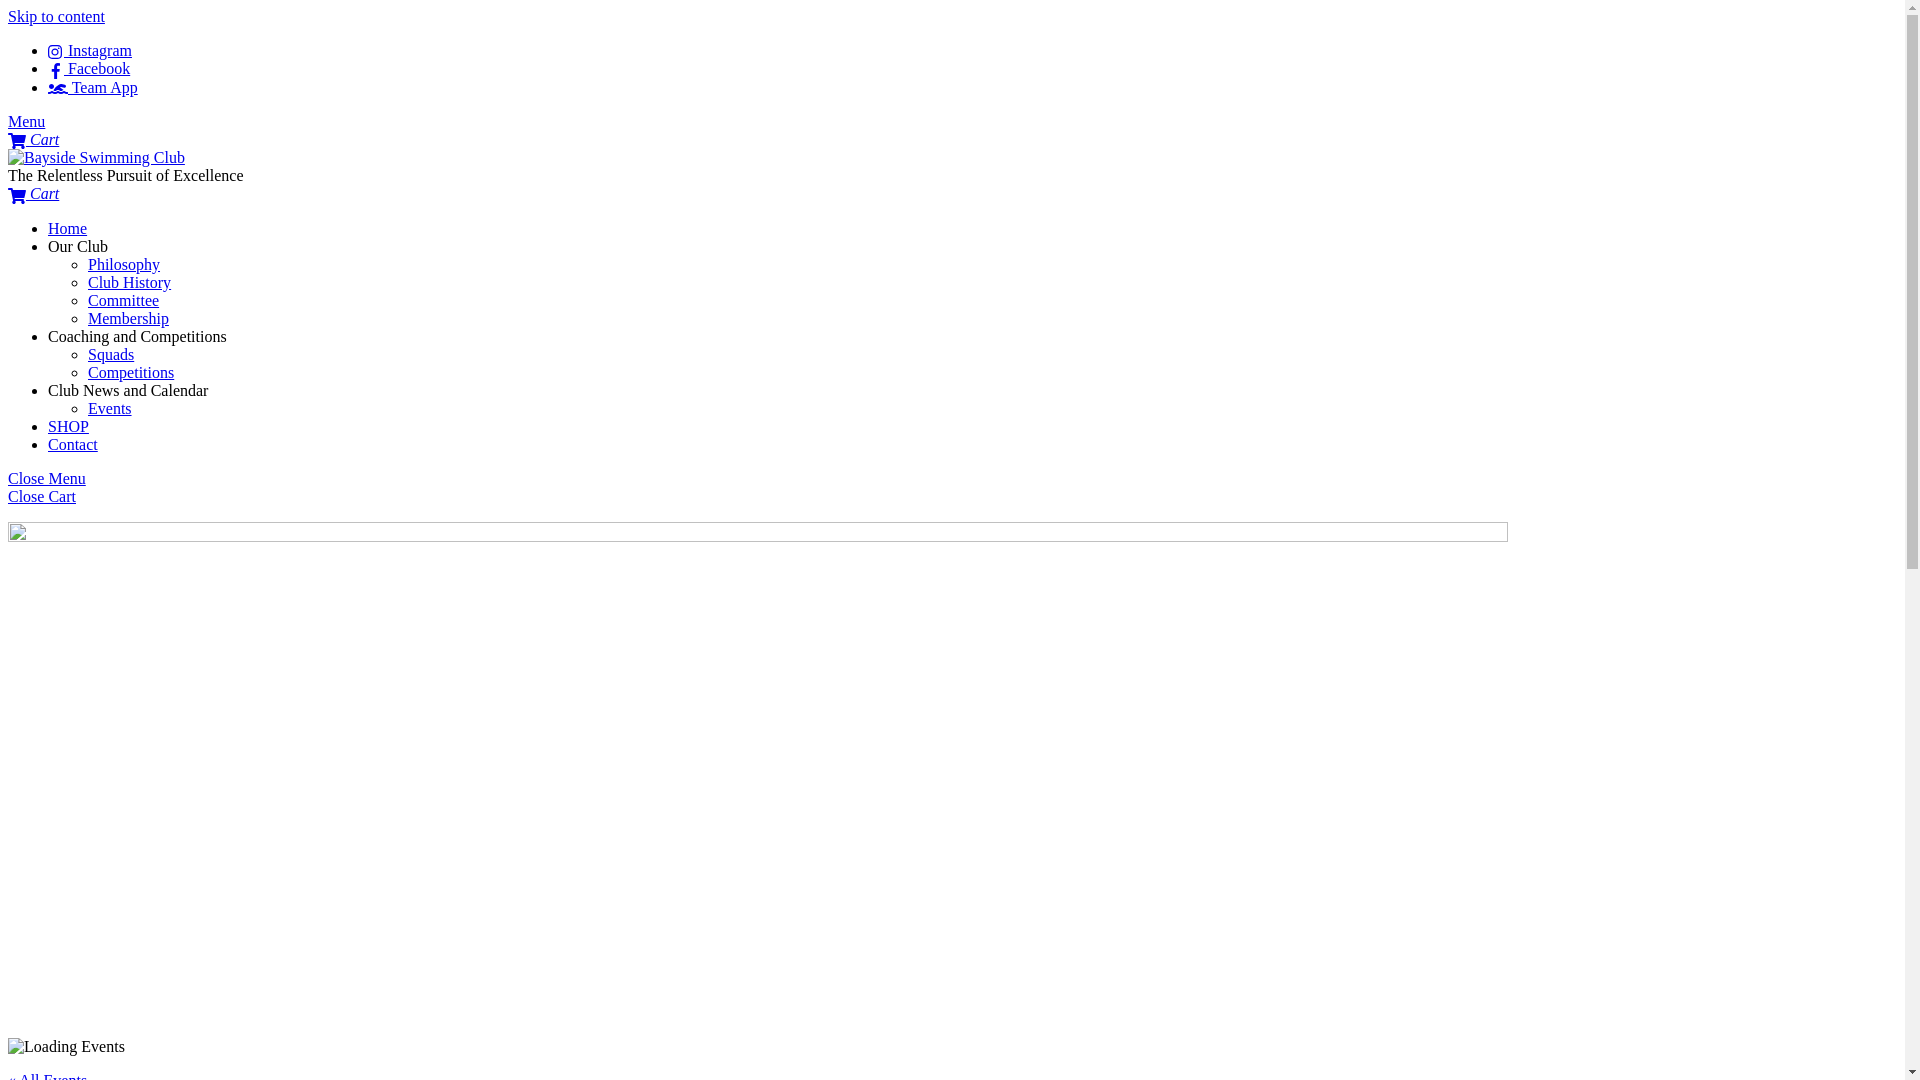  I want to click on 'Squads', so click(109, 353).